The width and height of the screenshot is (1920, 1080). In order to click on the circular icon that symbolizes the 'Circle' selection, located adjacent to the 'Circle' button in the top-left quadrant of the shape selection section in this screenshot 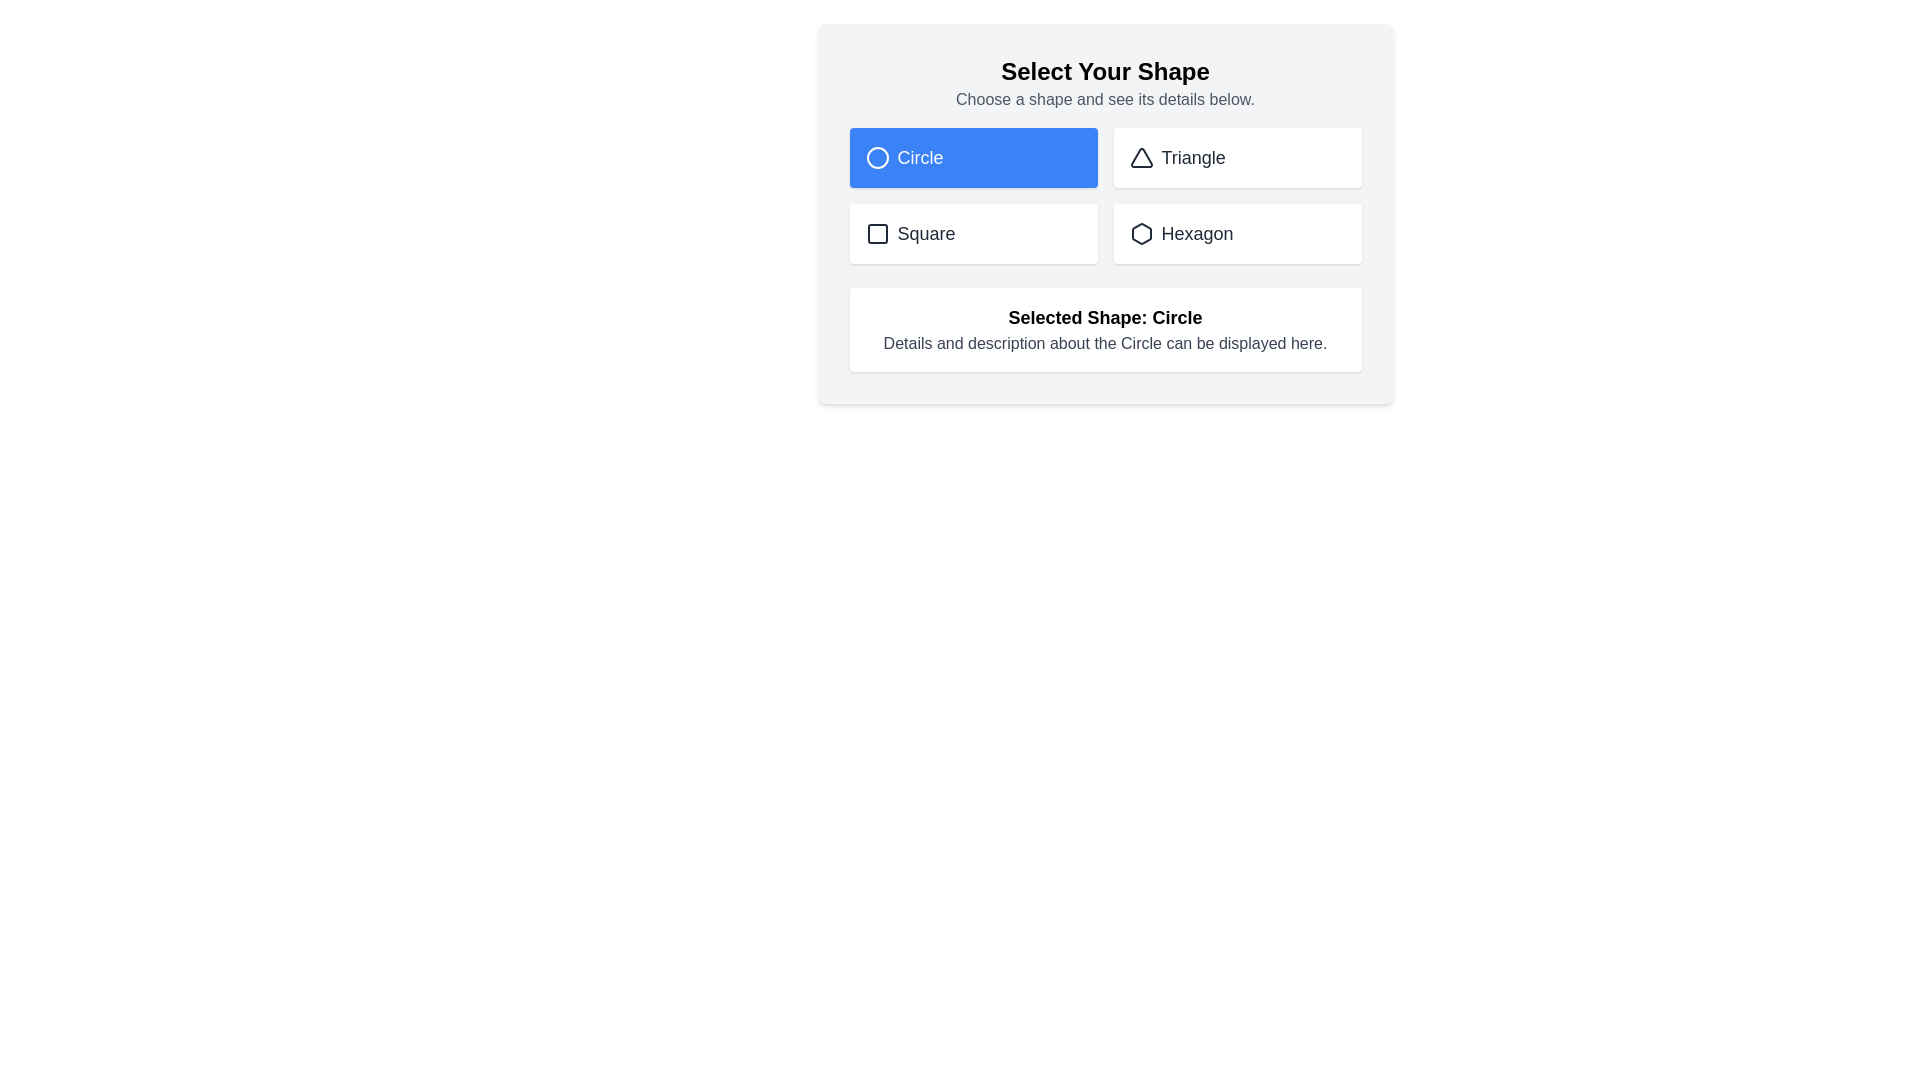, I will do `click(877, 157)`.